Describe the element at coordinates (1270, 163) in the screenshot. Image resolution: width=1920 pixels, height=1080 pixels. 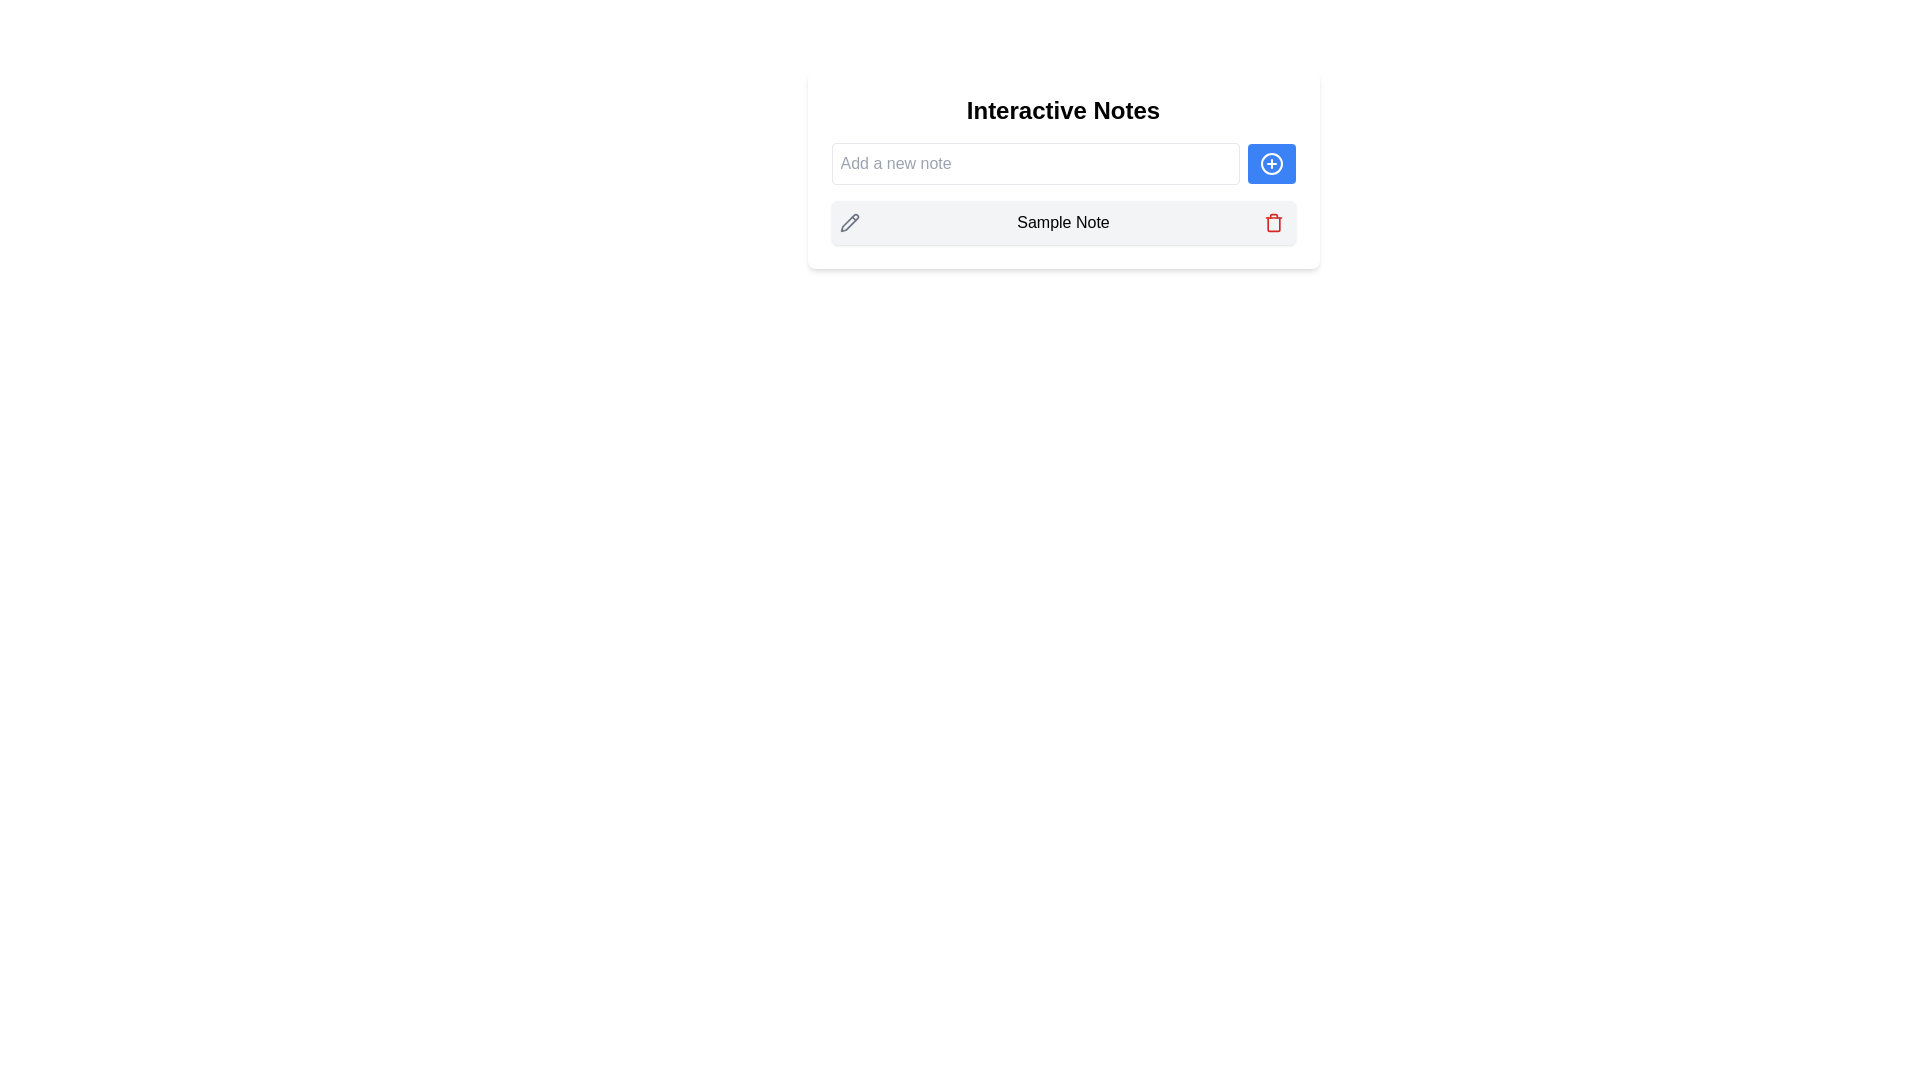
I see `the rounded blue button with a white plus sign icon, located at the right end of the input field group` at that location.